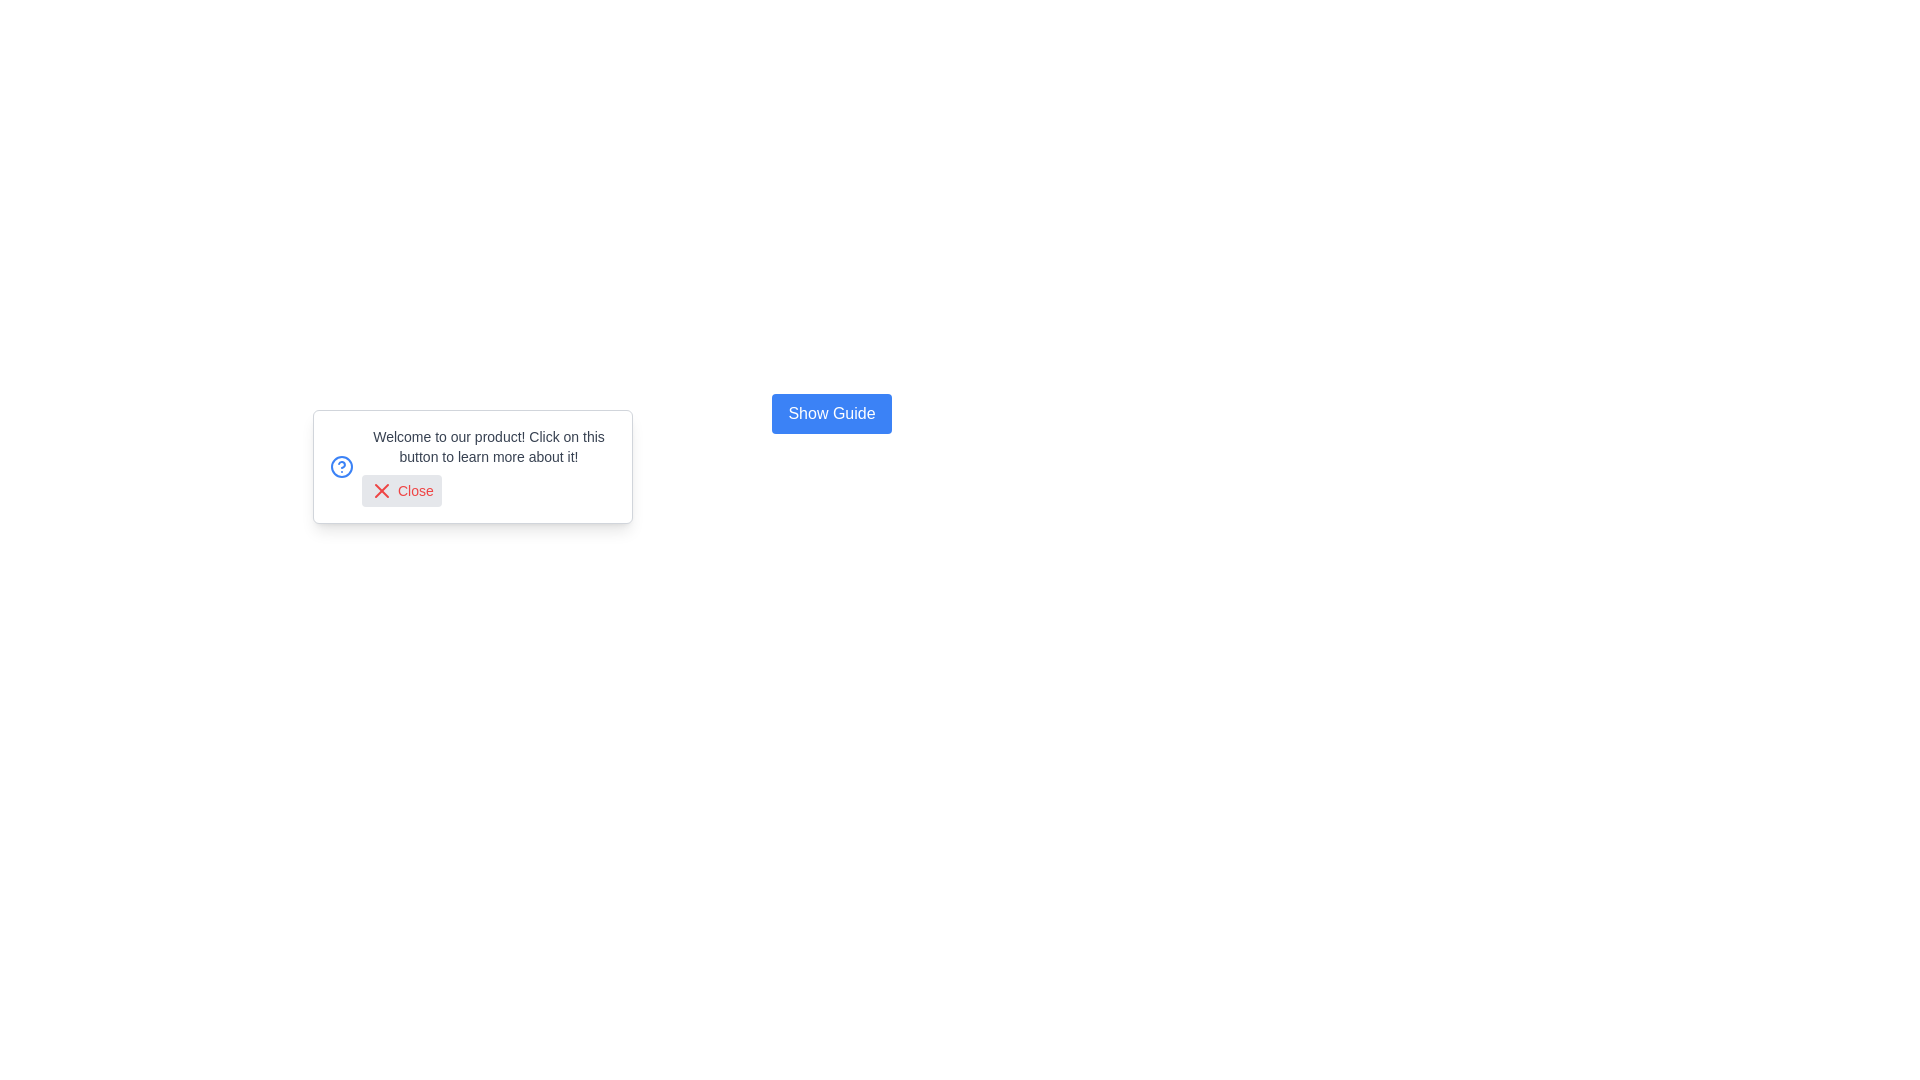 This screenshot has height=1080, width=1920. Describe the element at coordinates (831, 412) in the screenshot. I see `the blue rectangular button labeled 'Show Guide'` at that location.